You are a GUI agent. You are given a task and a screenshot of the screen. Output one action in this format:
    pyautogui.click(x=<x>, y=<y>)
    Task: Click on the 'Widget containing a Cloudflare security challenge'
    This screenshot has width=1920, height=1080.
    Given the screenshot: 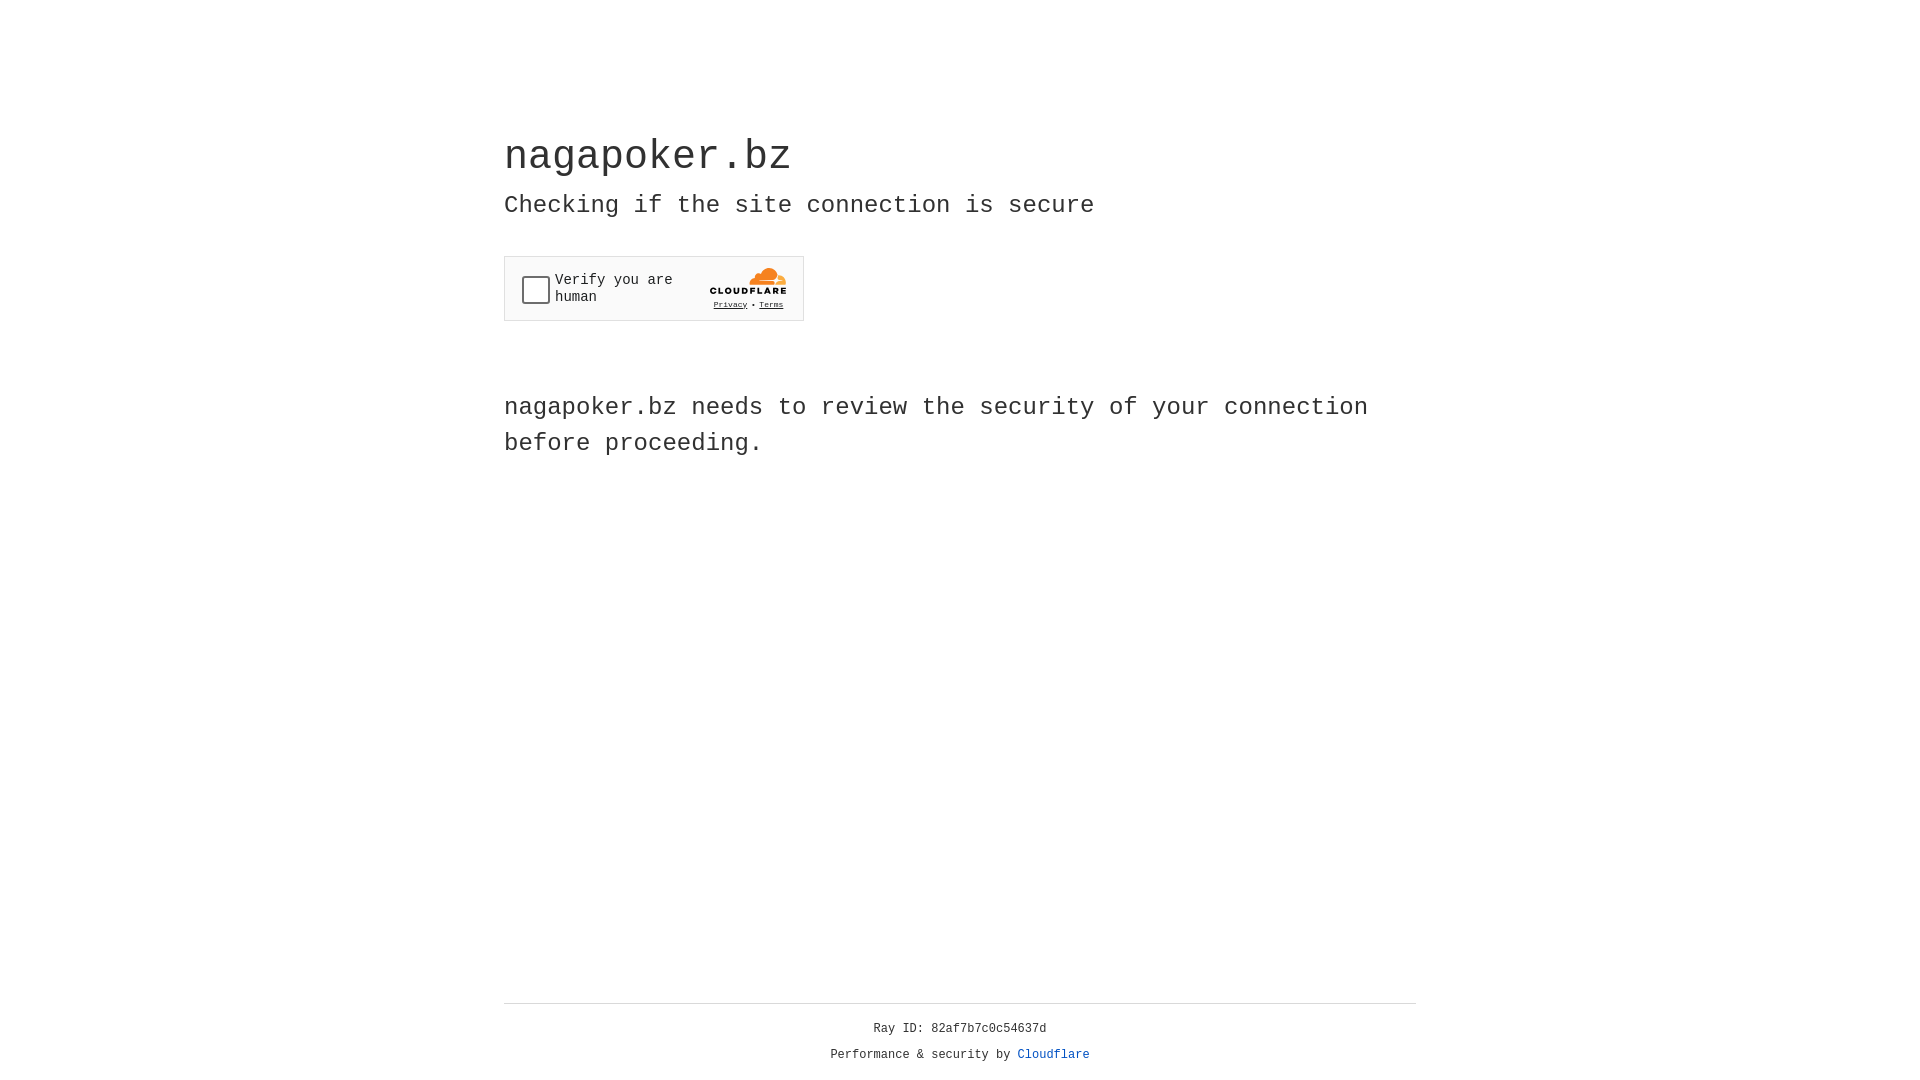 What is the action you would take?
    pyautogui.click(x=653, y=288)
    